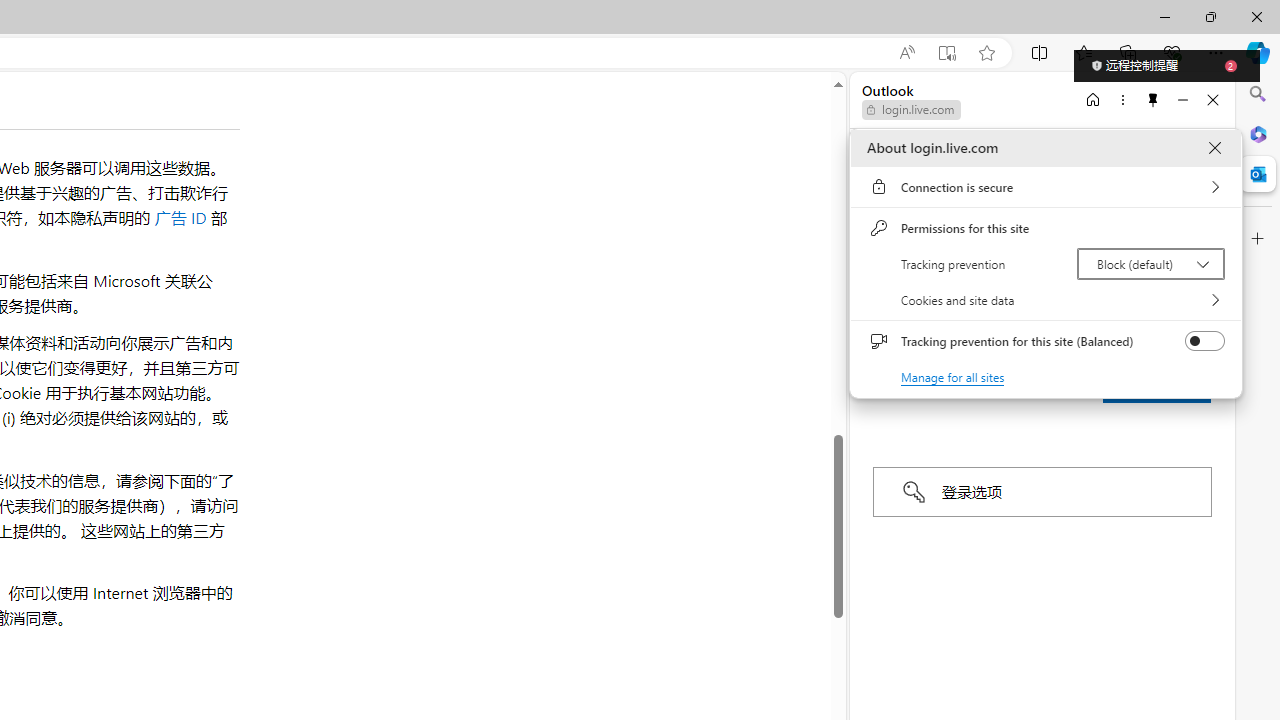 This screenshot has width=1280, height=720. What do you see at coordinates (1150, 262) in the screenshot?
I see `'Tracking prevention Block (default)'` at bounding box center [1150, 262].